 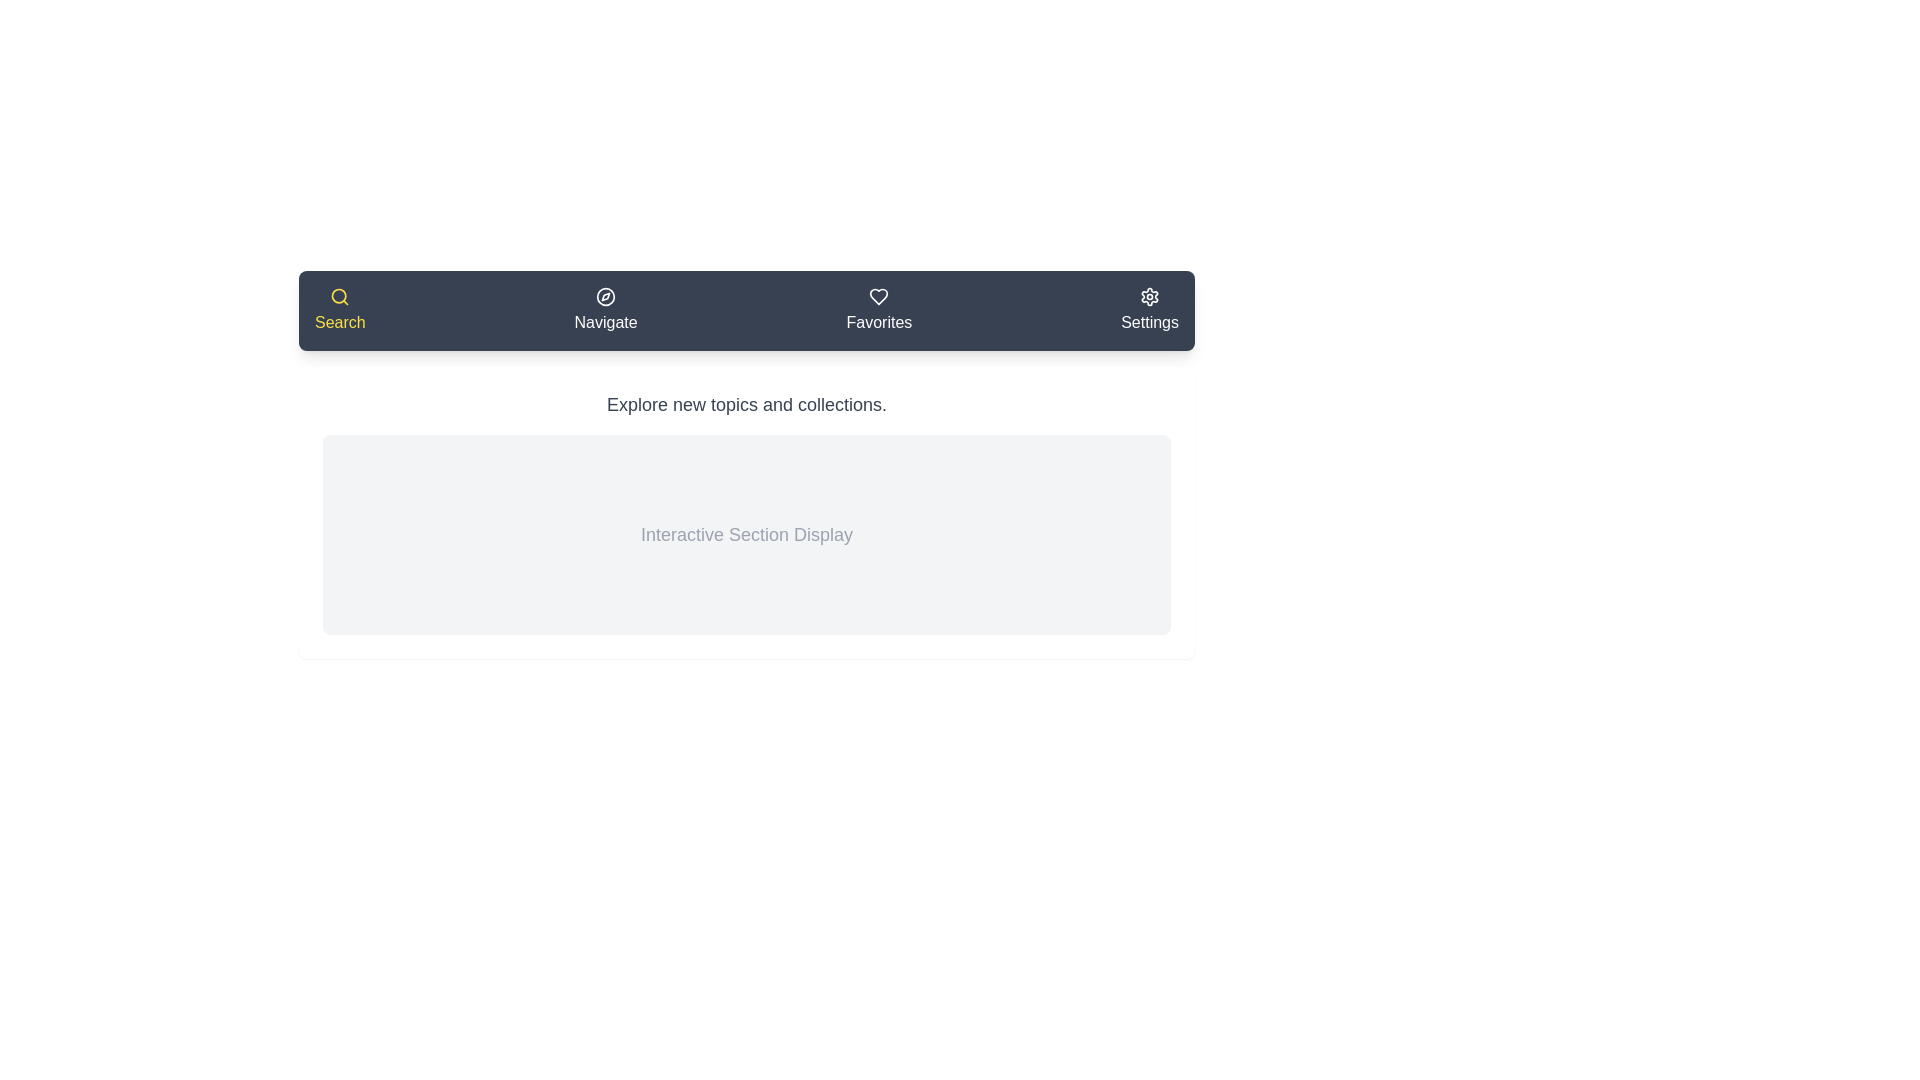 What do you see at coordinates (604, 311) in the screenshot?
I see `the Navigate tab to switch to its section` at bounding box center [604, 311].